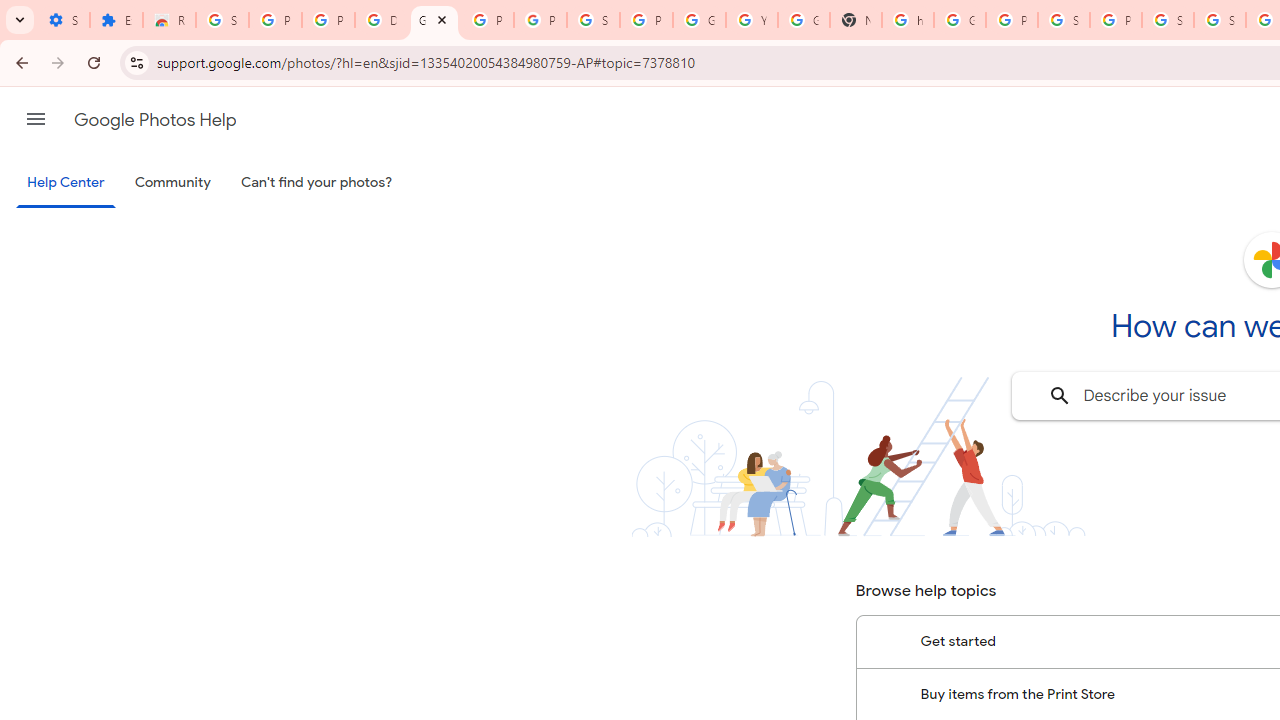 The image size is (1280, 720). Describe the element at coordinates (63, 20) in the screenshot. I see `'Settings - On startup'` at that location.